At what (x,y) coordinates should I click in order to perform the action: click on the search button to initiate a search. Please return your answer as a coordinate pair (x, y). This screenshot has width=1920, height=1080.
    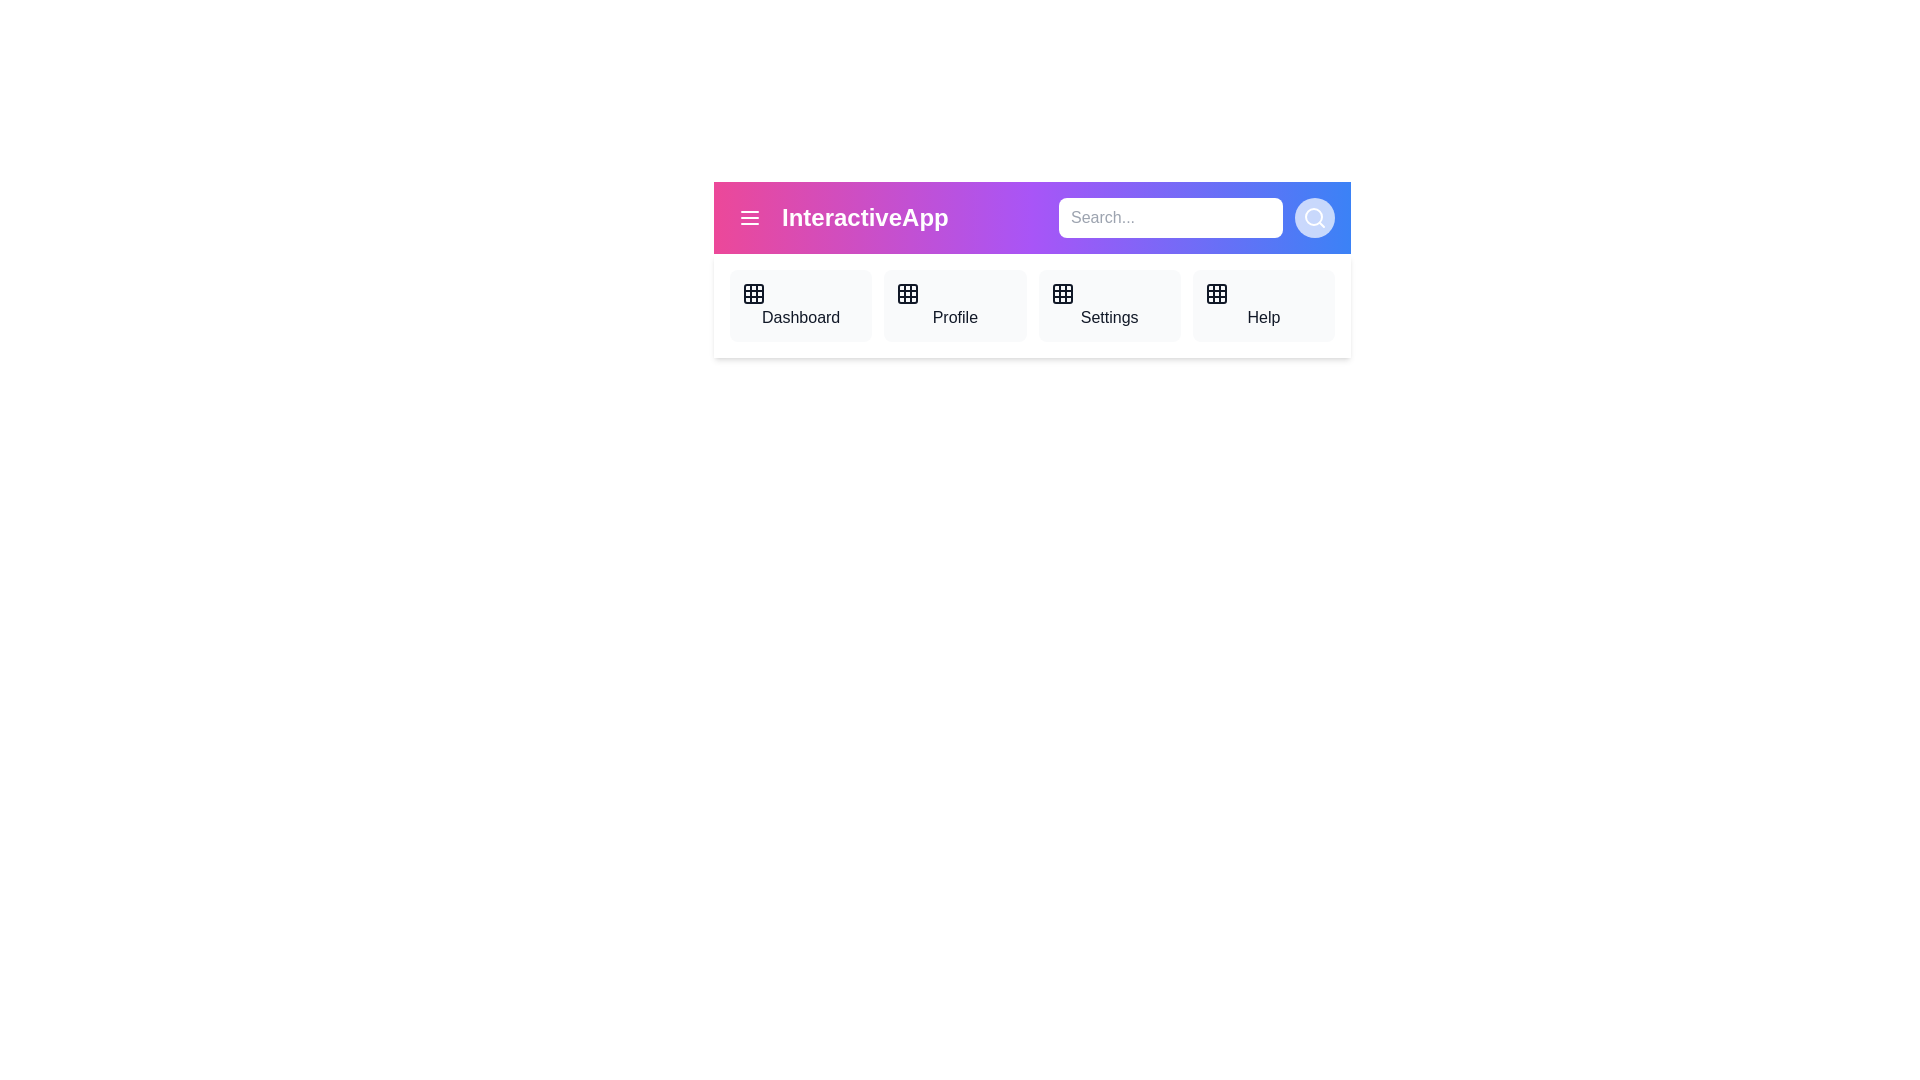
    Looking at the image, I should click on (1315, 218).